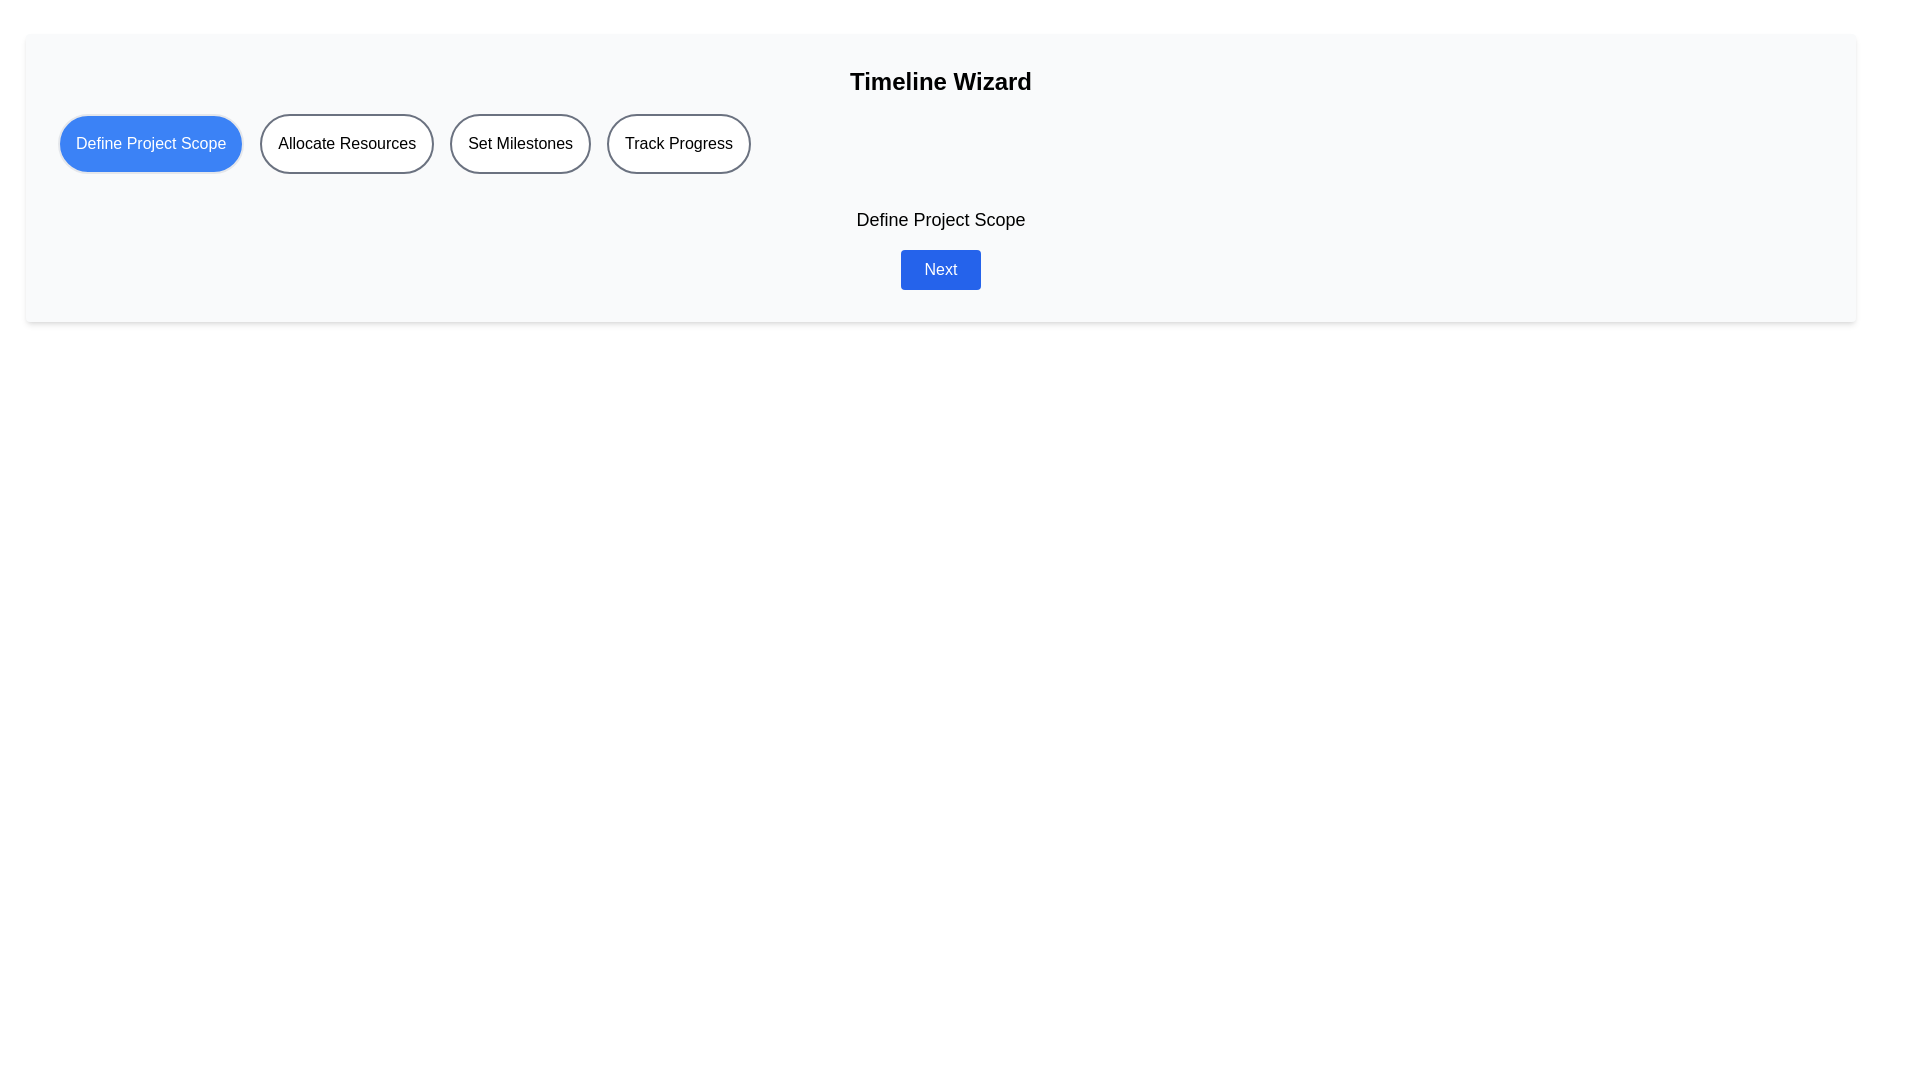 The image size is (1920, 1080). I want to click on the step labeled Set Milestones to select it, so click(519, 142).